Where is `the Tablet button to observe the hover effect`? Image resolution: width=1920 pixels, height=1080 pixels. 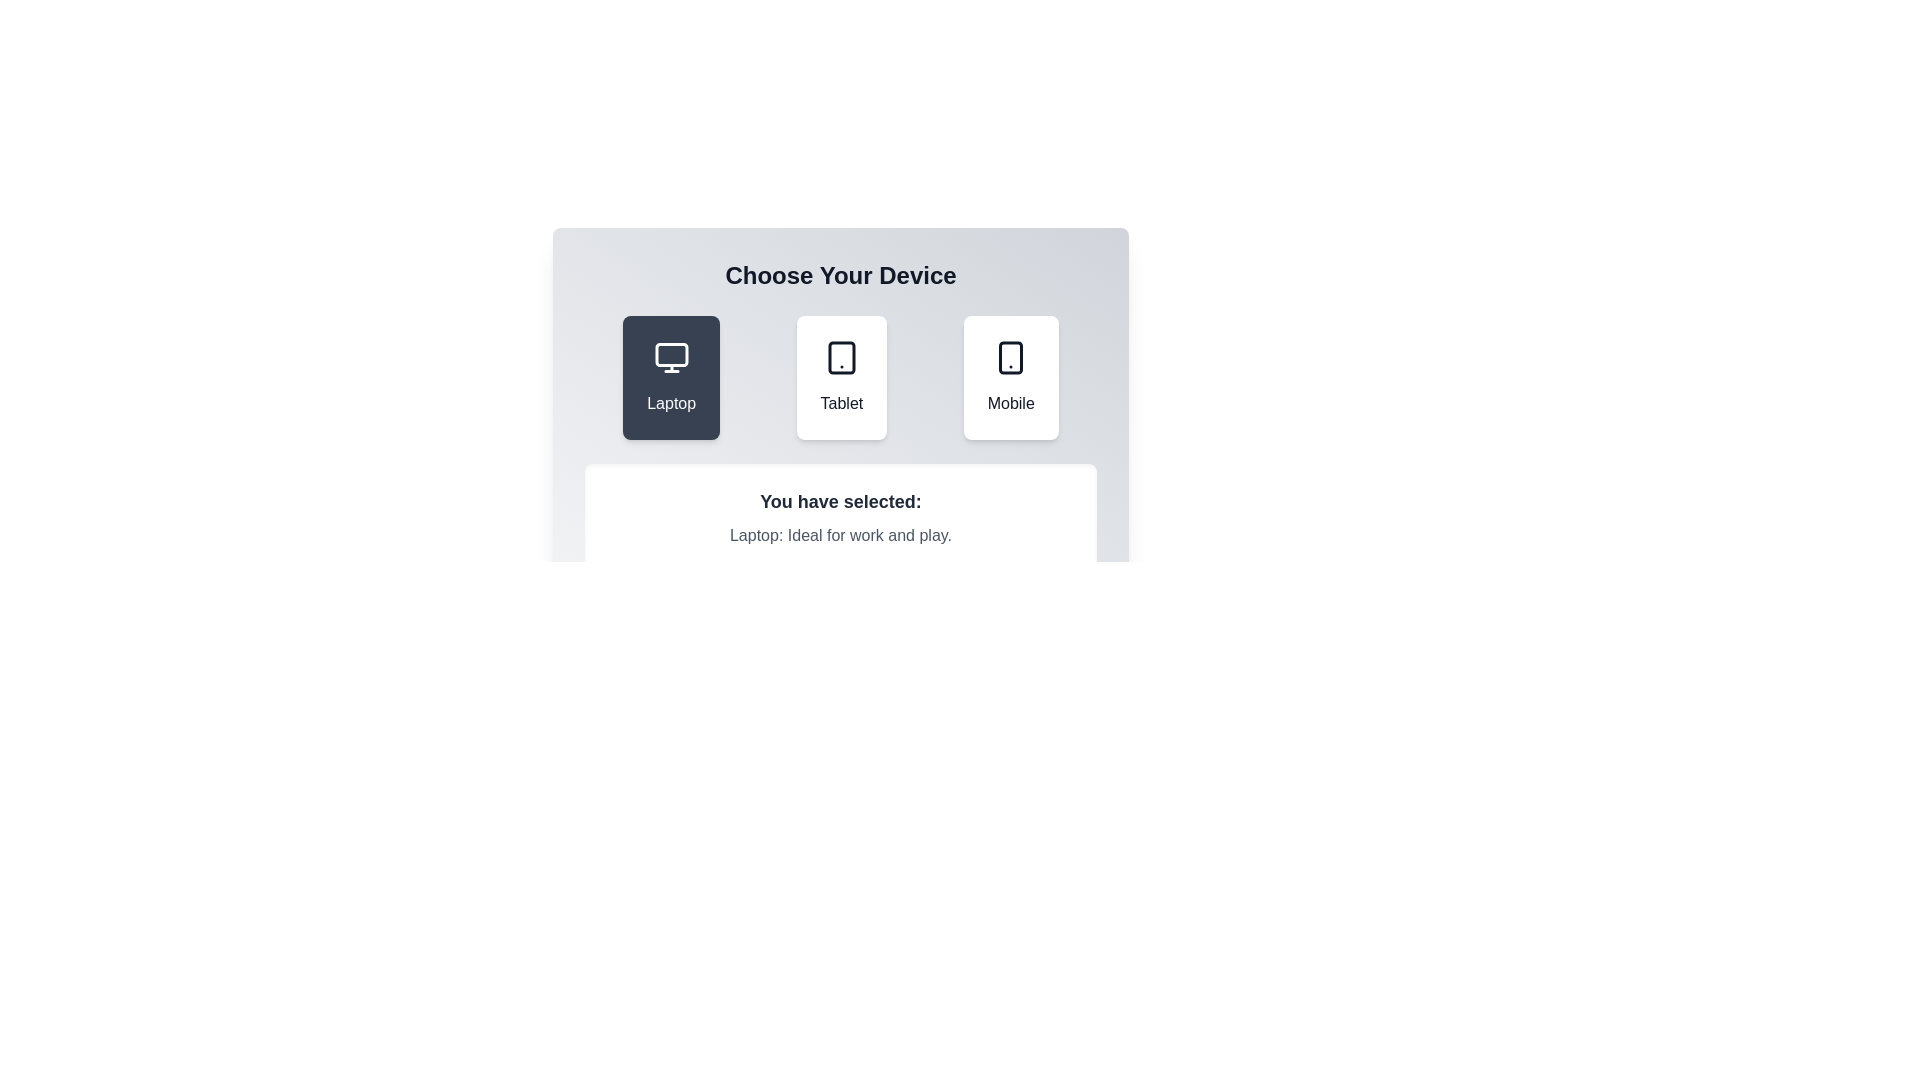
the Tablet button to observe the hover effect is located at coordinates (841, 378).